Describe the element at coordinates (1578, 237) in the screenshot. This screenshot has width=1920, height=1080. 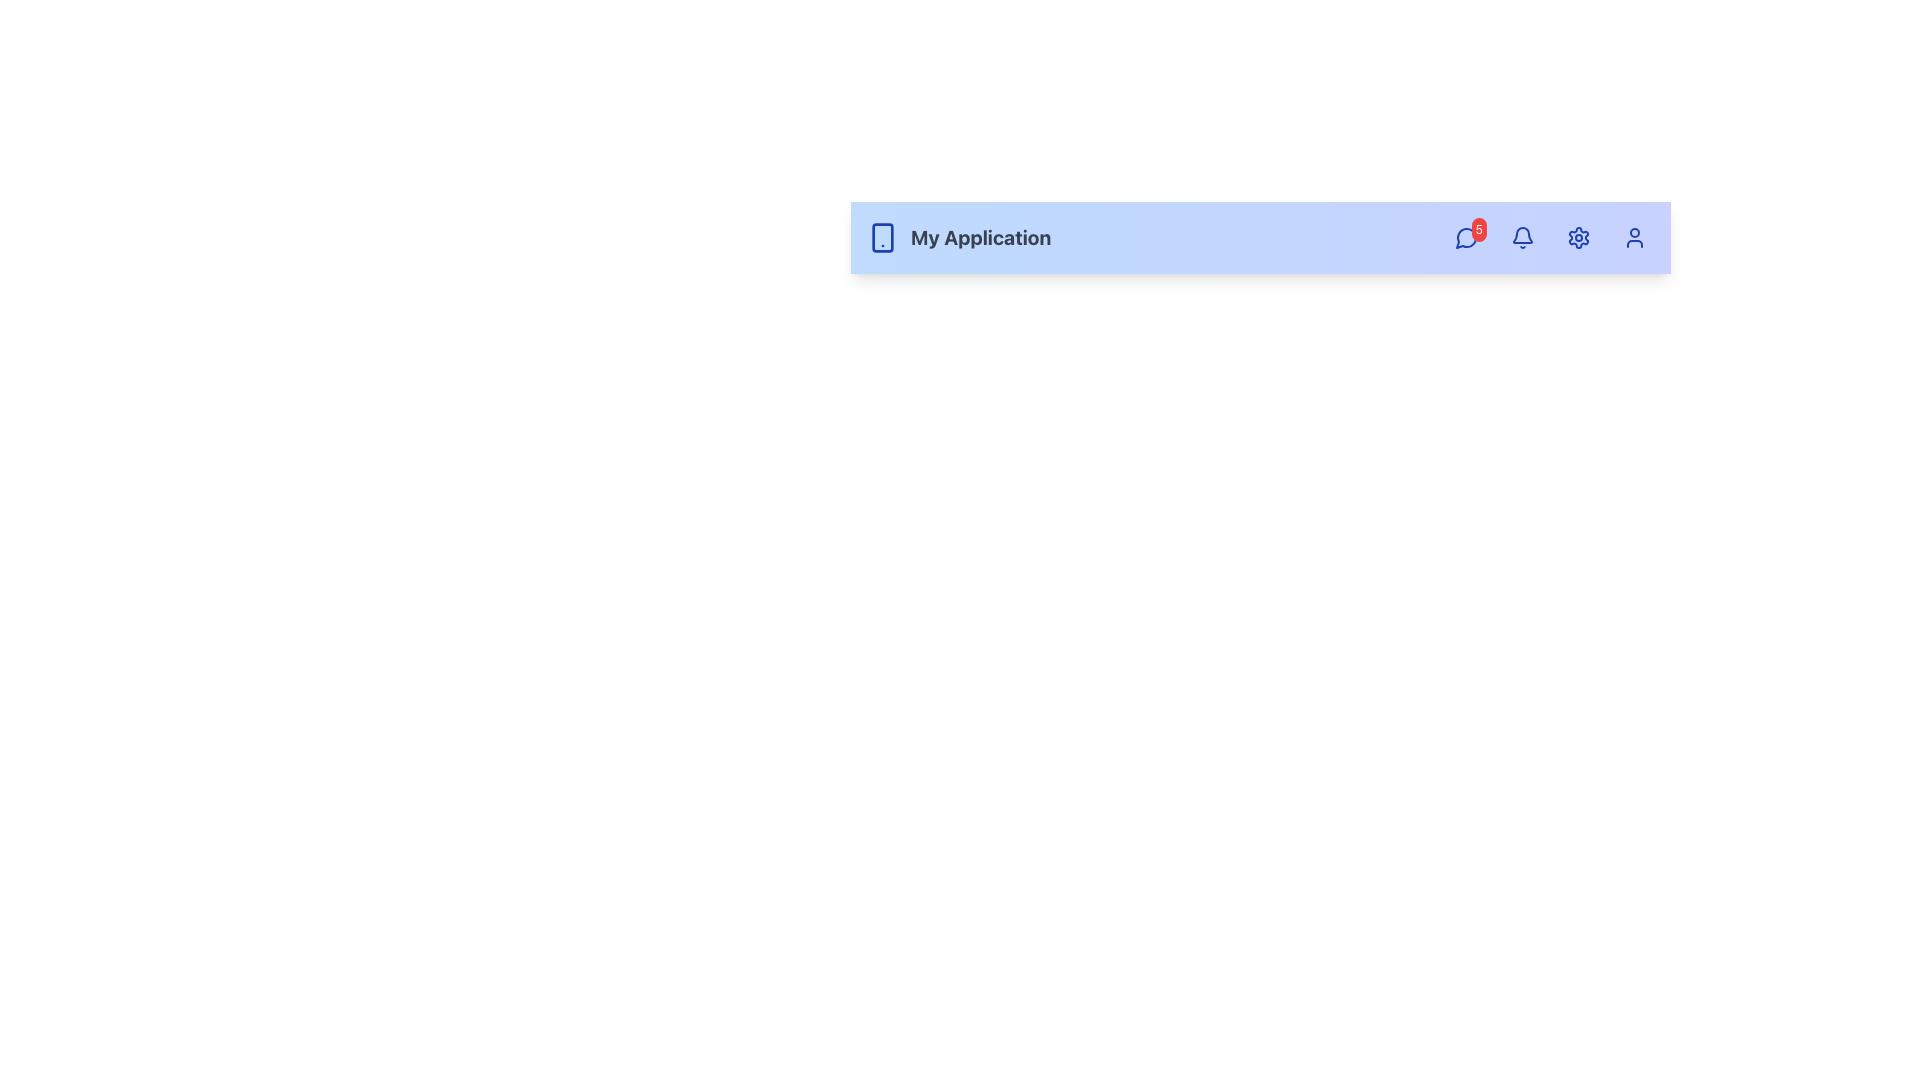
I see `the gear-shaped icon button with blue lines on a transparent background, located` at that location.